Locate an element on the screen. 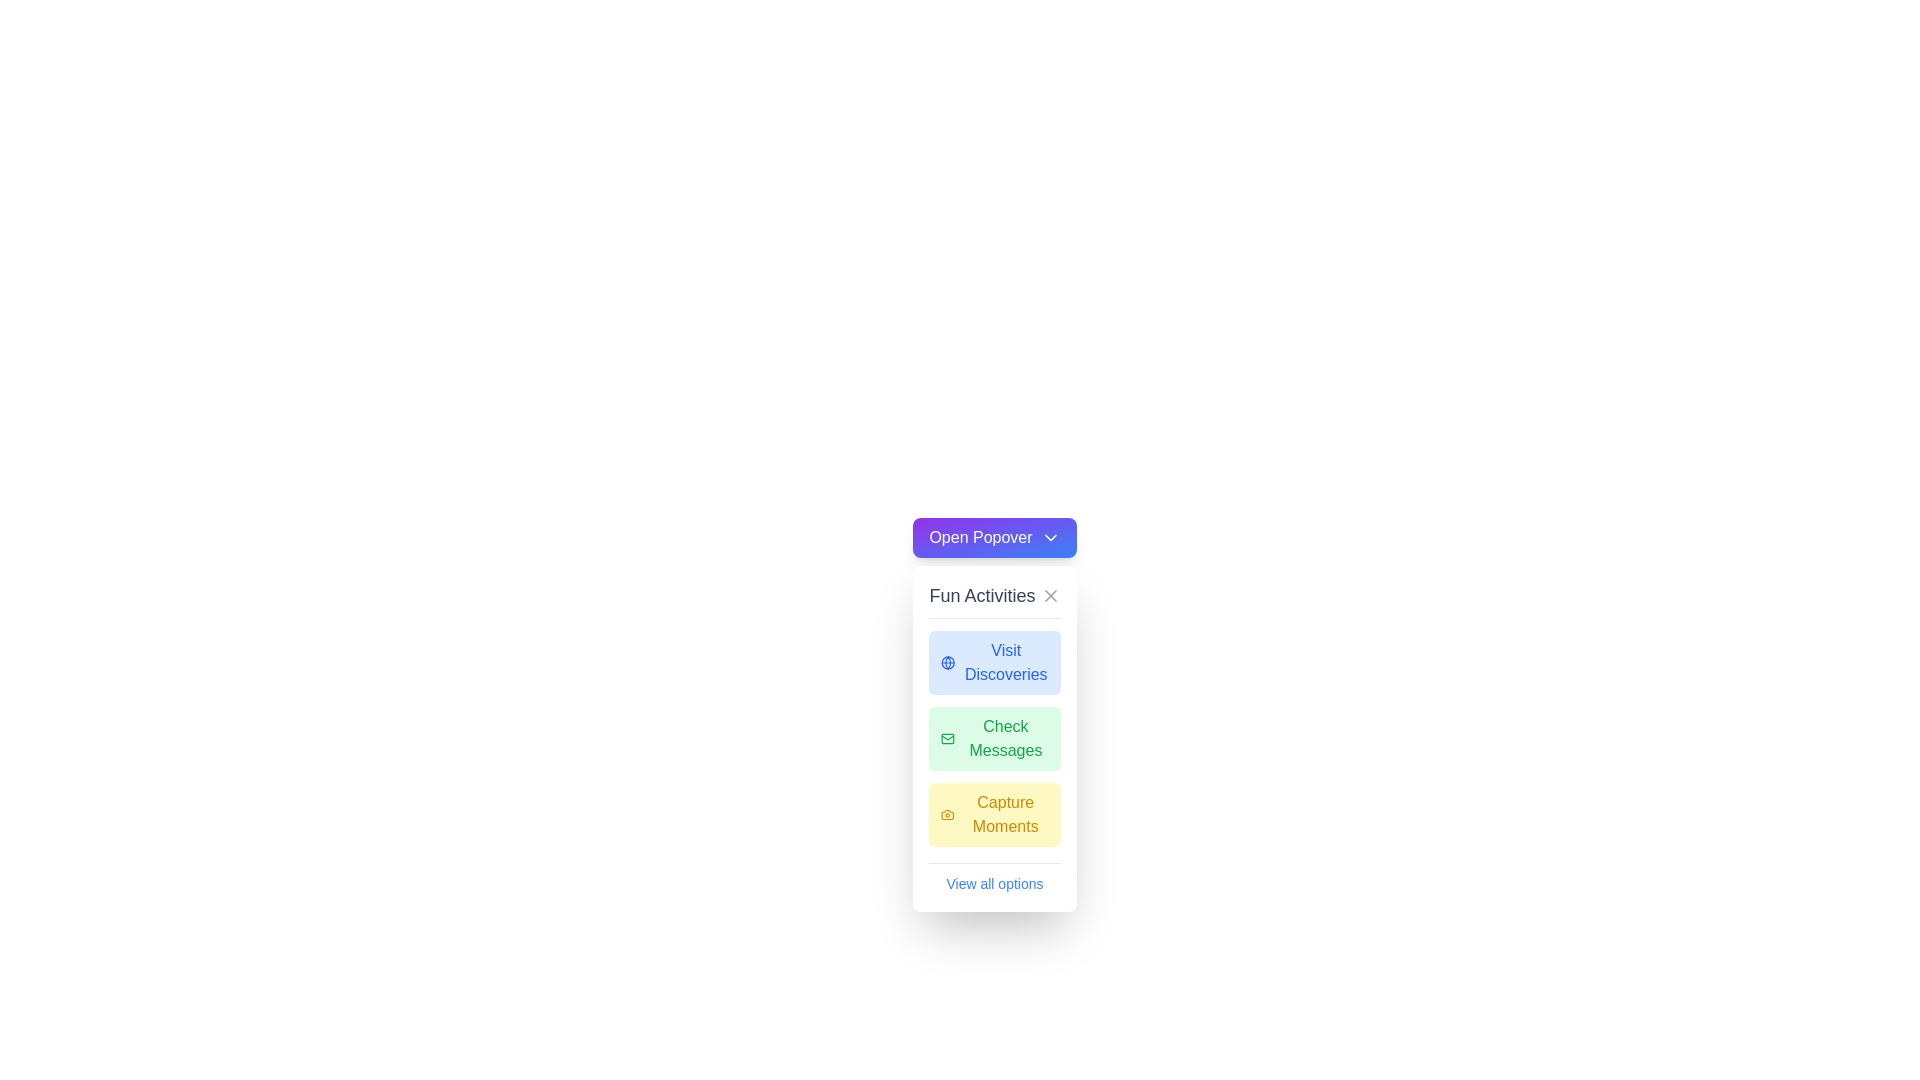  the Button with dropdown functionality located at the center of the dropdown interface is located at coordinates (994, 536).